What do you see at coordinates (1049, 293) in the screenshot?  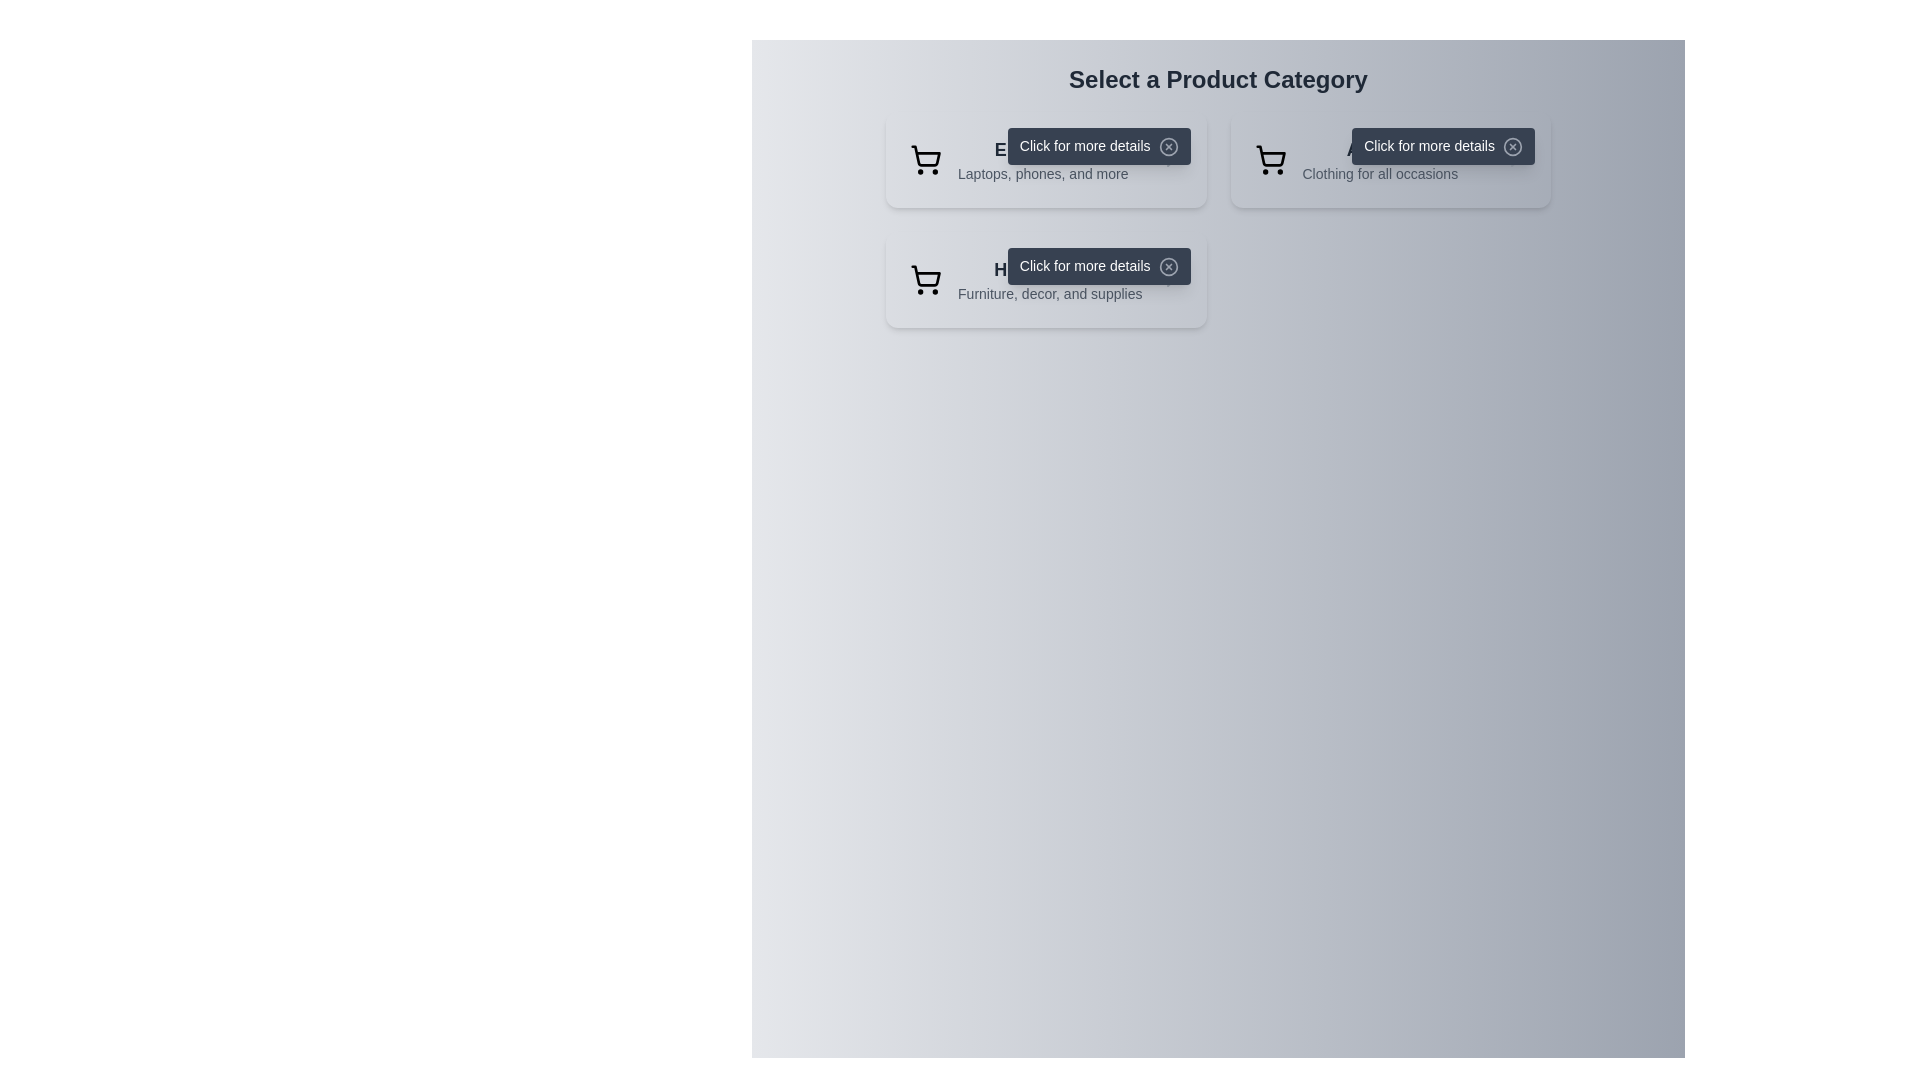 I see `the Text label that serves as a description for the 'Home Goods' category, positioned directly below the 'Home Goods' text` at bounding box center [1049, 293].